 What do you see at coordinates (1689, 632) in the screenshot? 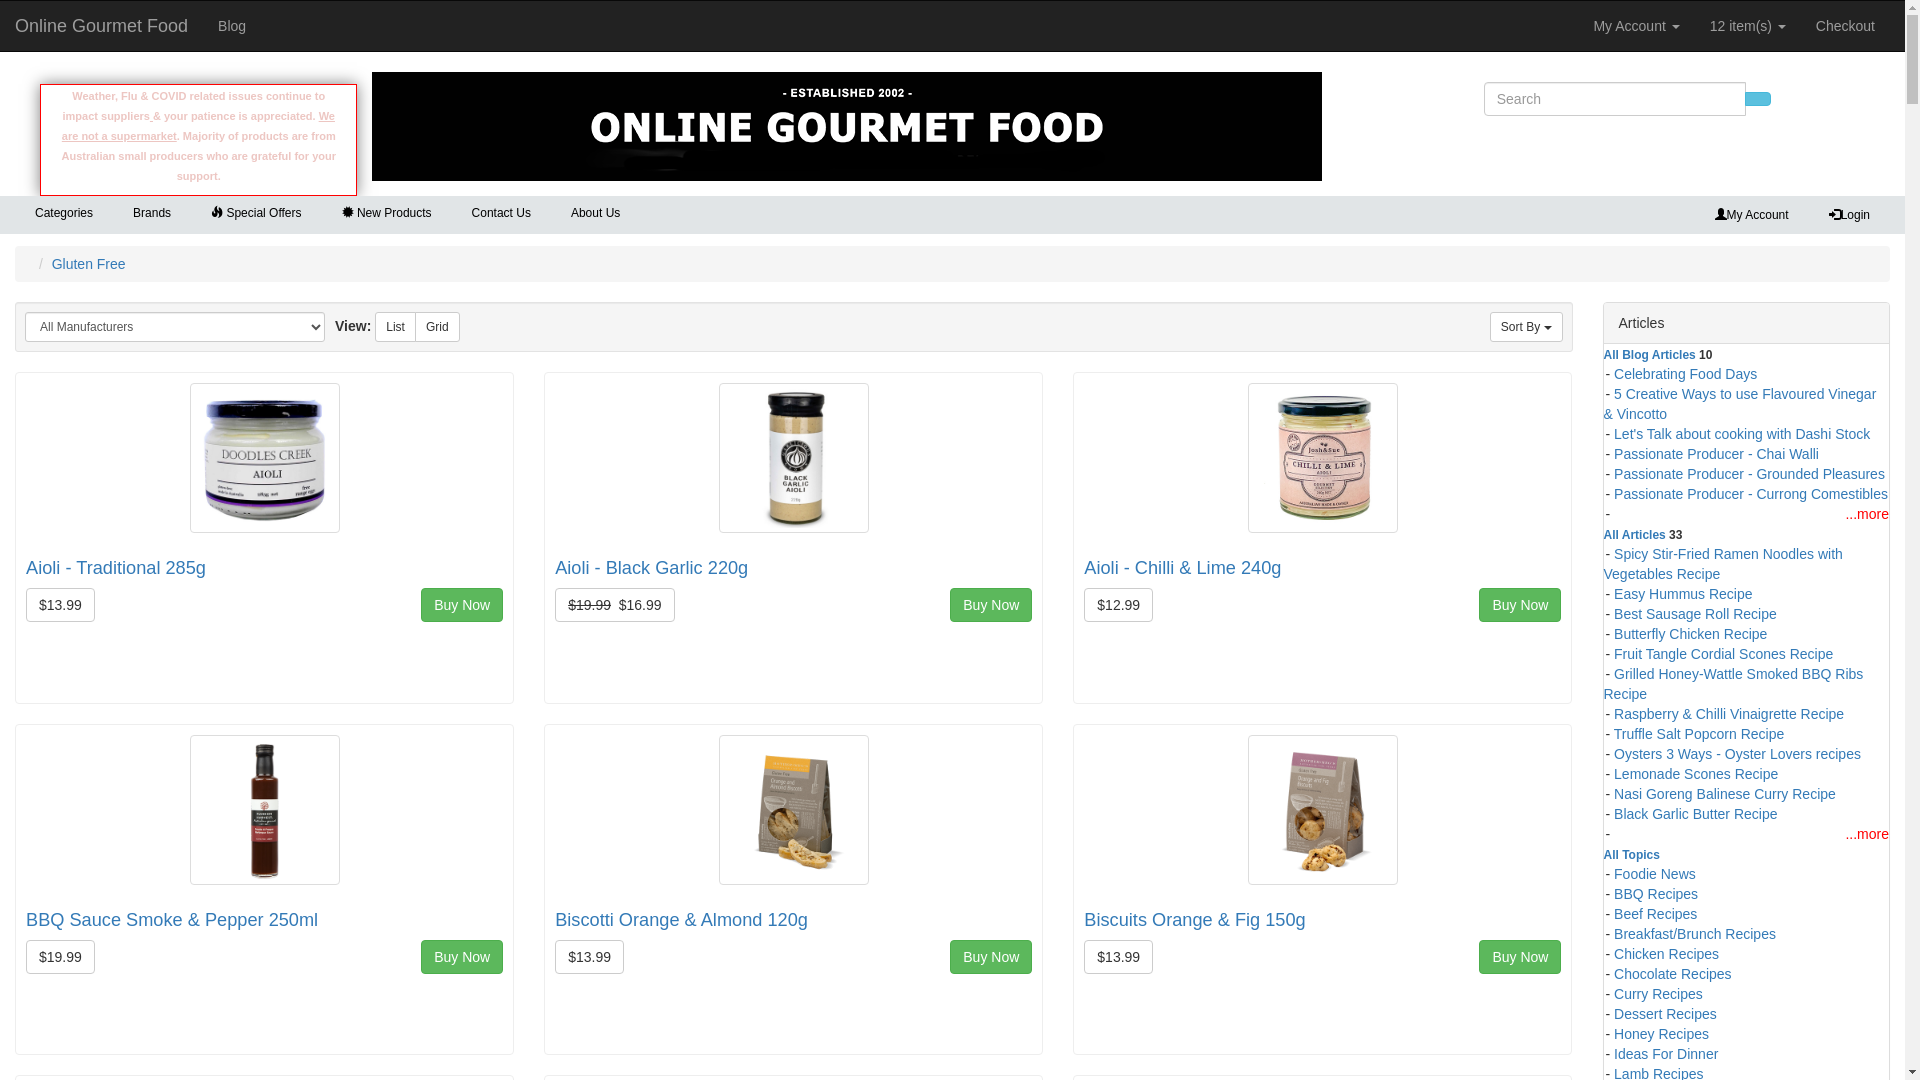
I see `'Butterfly Chicken Recipe'` at bounding box center [1689, 632].